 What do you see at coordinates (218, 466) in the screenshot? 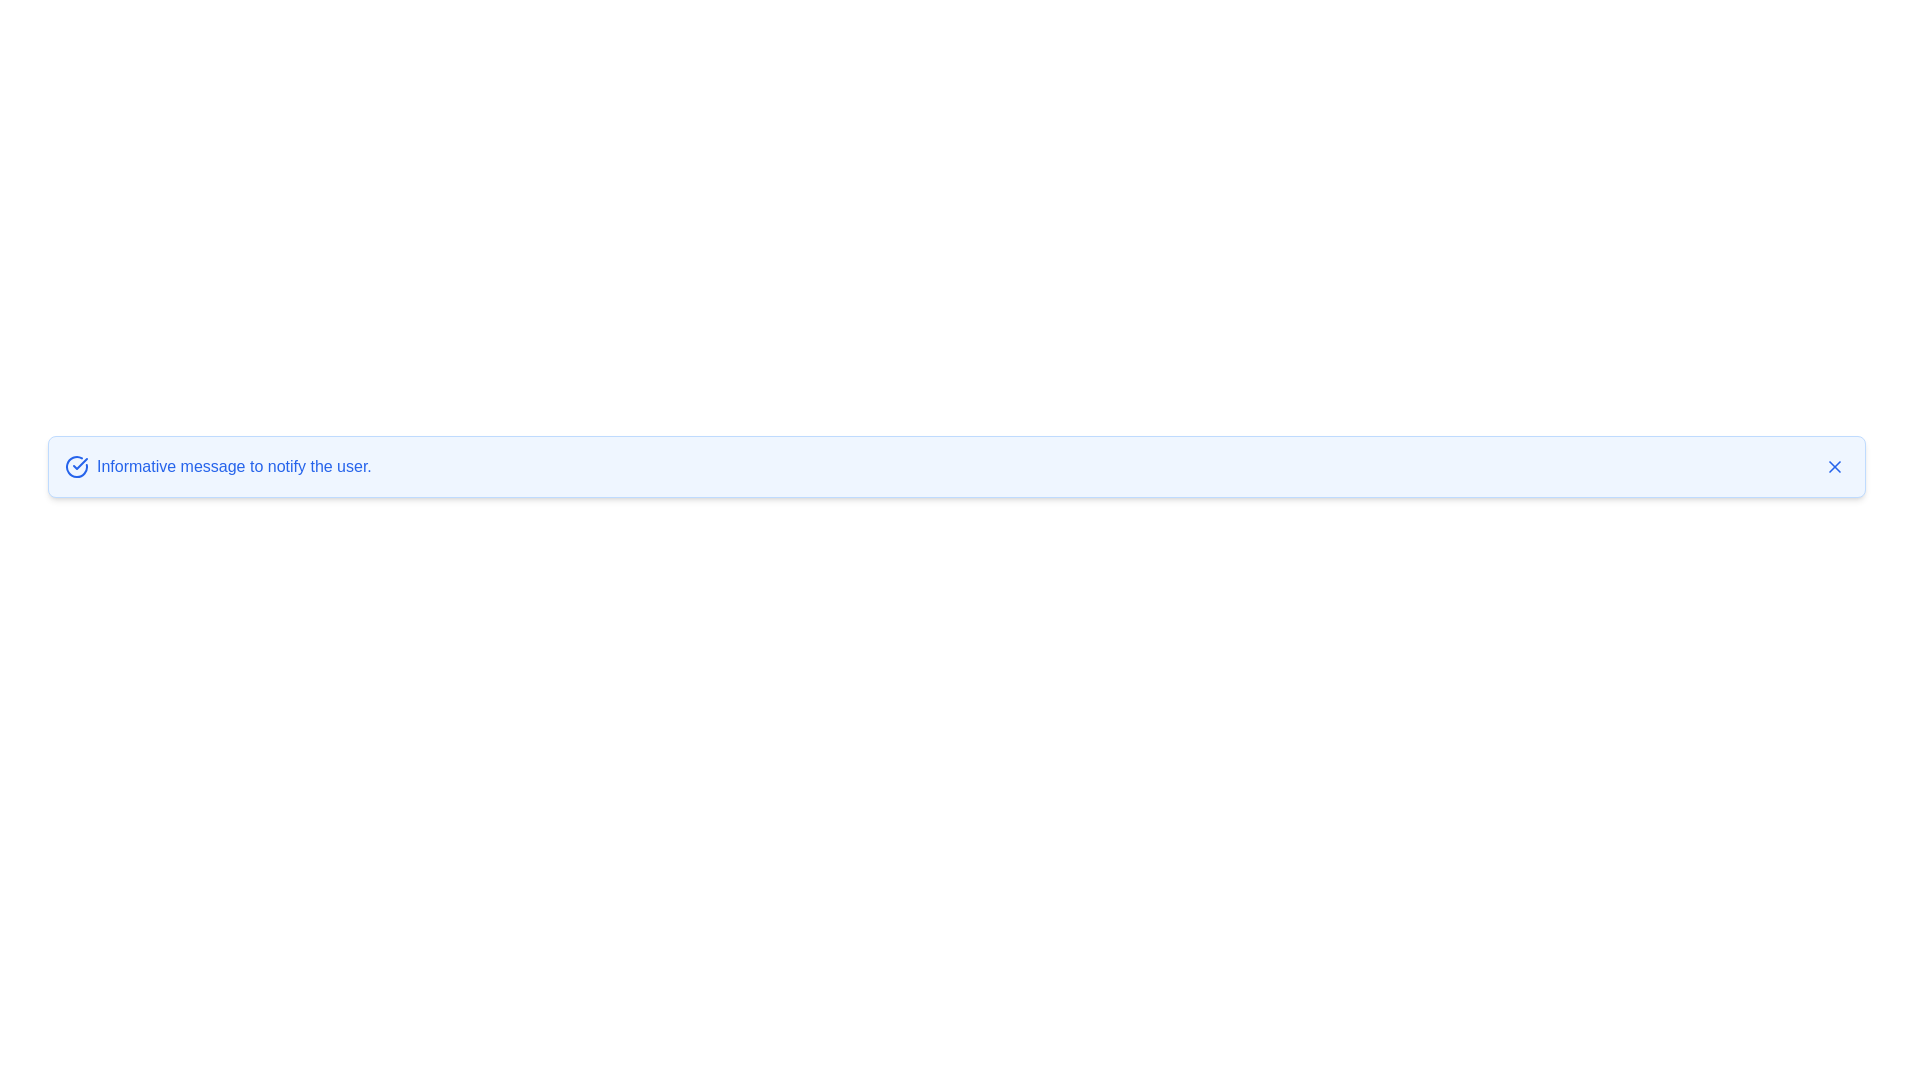
I see `the Text Display element that provides informational messages, located in the notification bar adjacent to a blue checkmark icon` at bounding box center [218, 466].